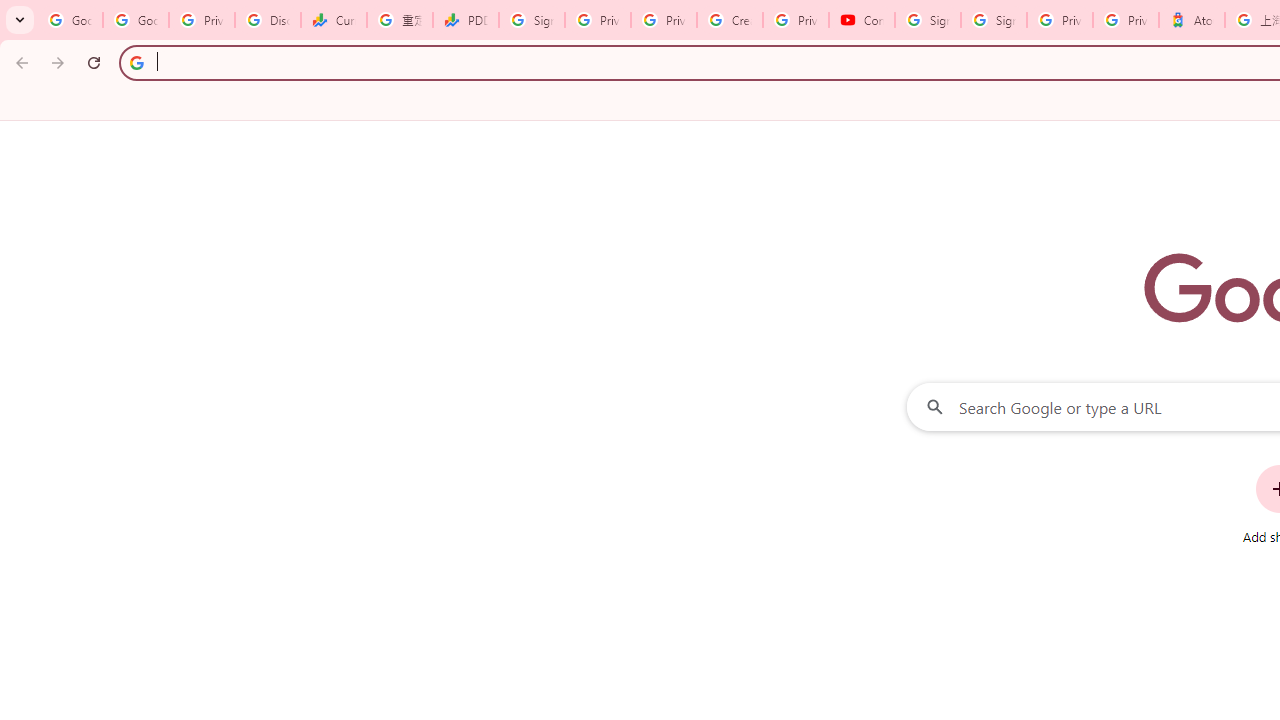 The image size is (1280, 720). What do you see at coordinates (464, 20) in the screenshot?
I see `'PDD Holdings Inc - ADR (PDD) Price & News - Google Finance'` at bounding box center [464, 20].